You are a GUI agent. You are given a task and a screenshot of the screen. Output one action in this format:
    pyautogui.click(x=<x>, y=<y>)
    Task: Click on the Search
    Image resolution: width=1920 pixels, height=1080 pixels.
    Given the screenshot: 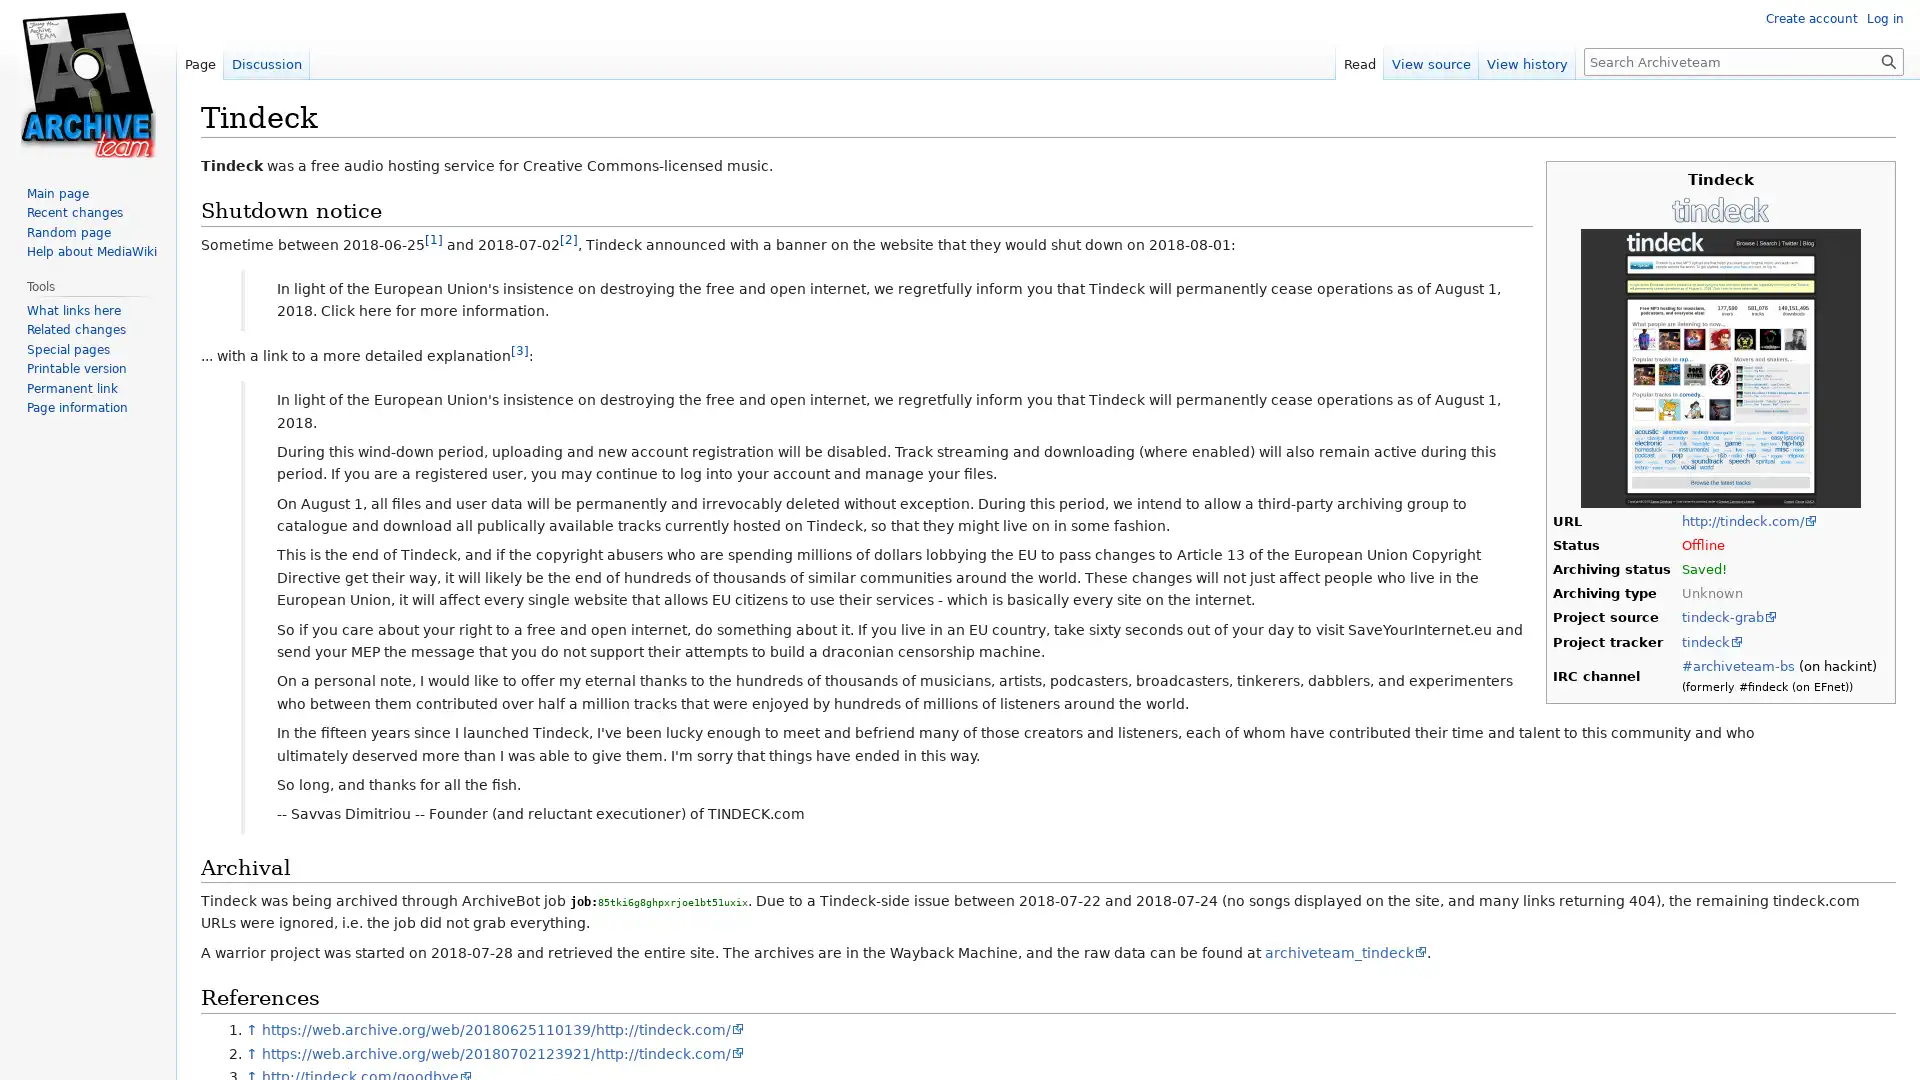 What is the action you would take?
    pyautogui.click(x=1888, y=60)
    